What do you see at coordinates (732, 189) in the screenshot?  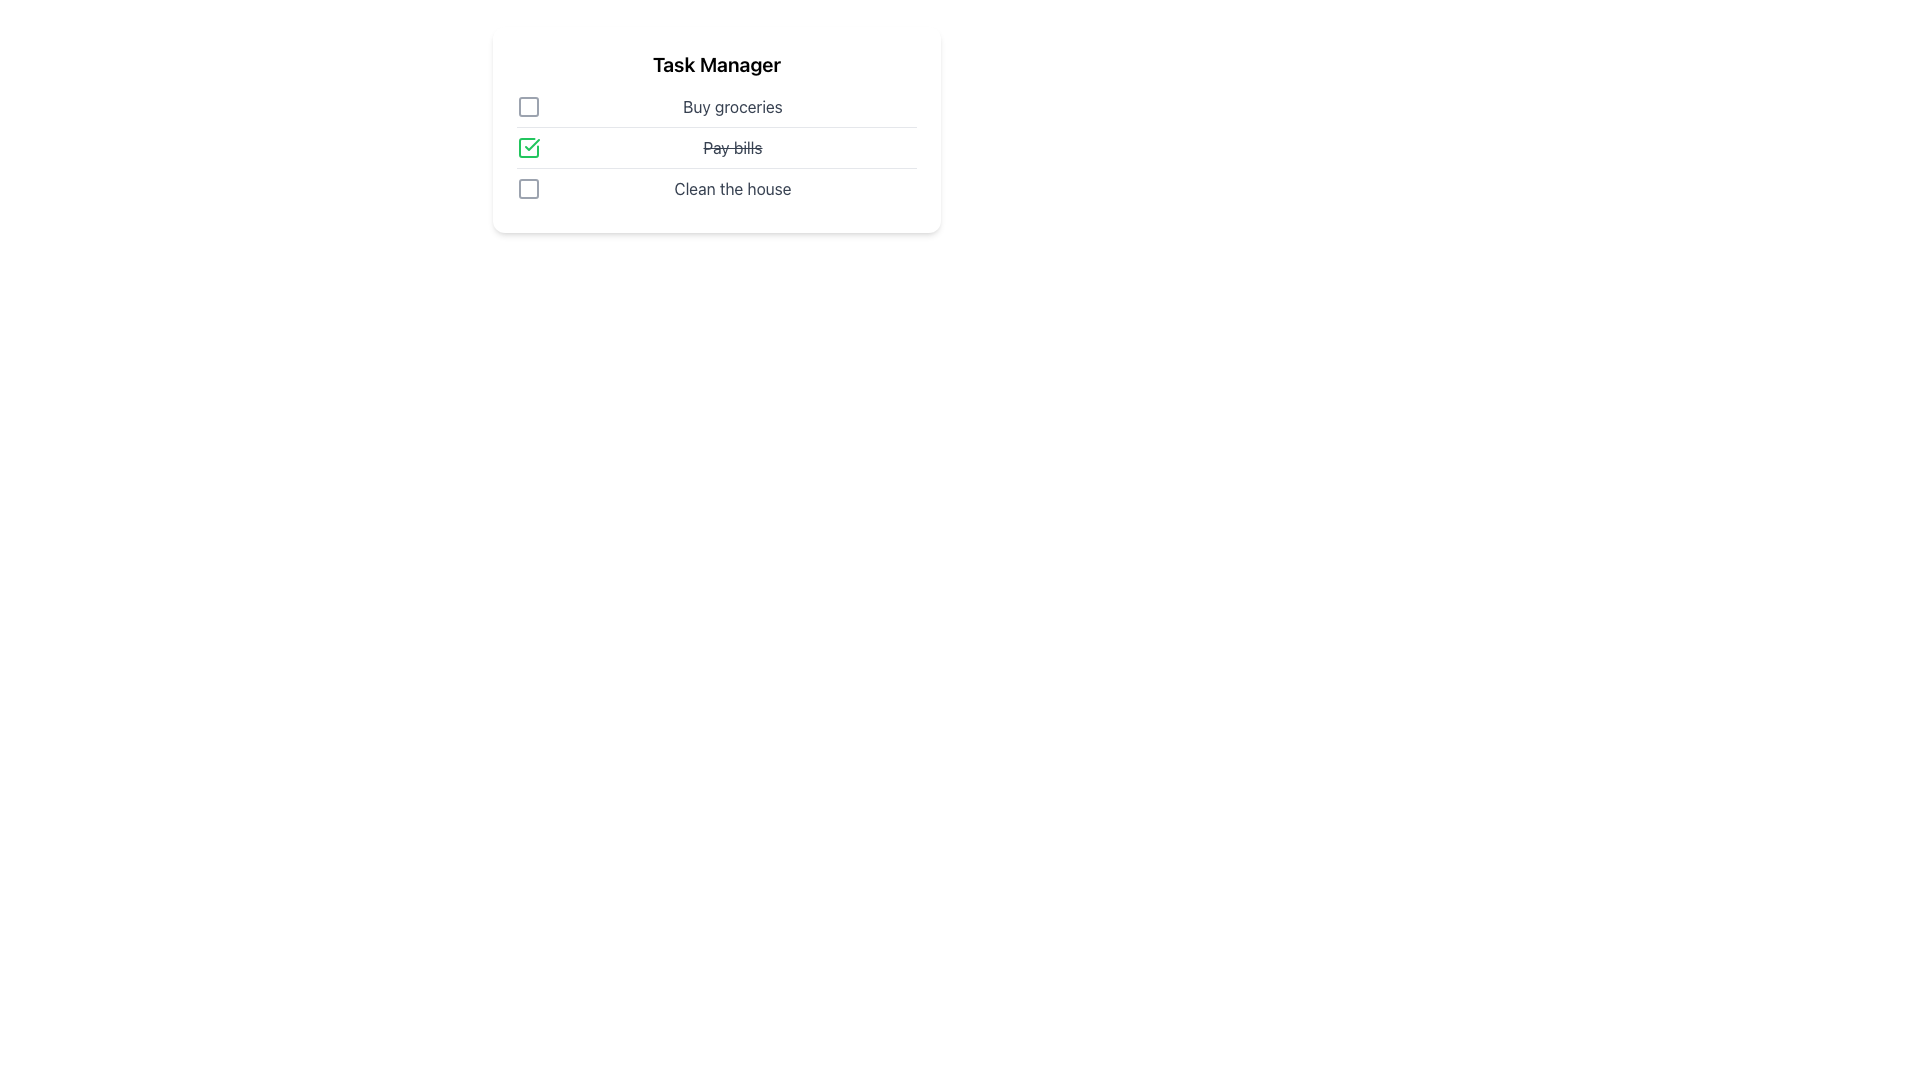 I see `on the text label displaying 'Clean the house', which is part of a task list and located` at bounding box center [732, 189].